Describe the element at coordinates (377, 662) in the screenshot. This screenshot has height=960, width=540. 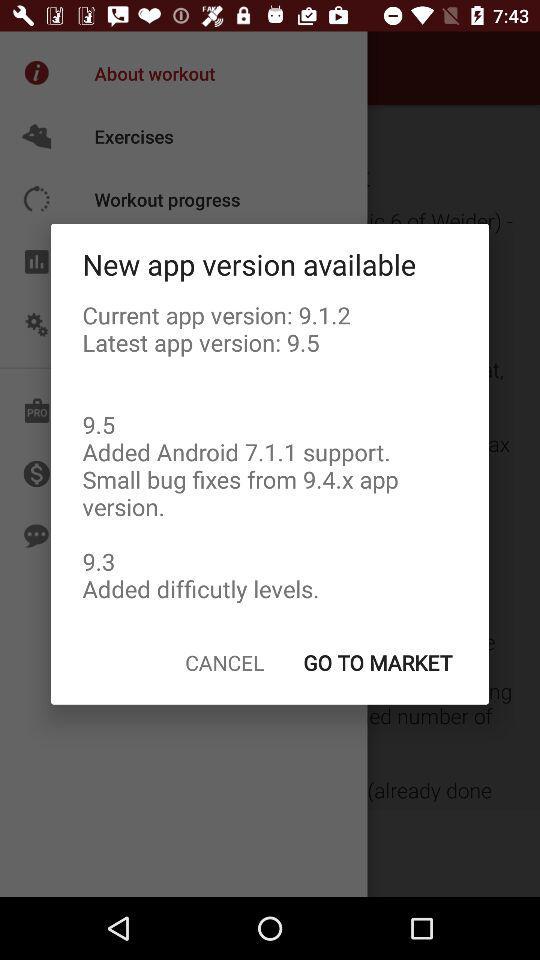
I see `go to market` at that location.